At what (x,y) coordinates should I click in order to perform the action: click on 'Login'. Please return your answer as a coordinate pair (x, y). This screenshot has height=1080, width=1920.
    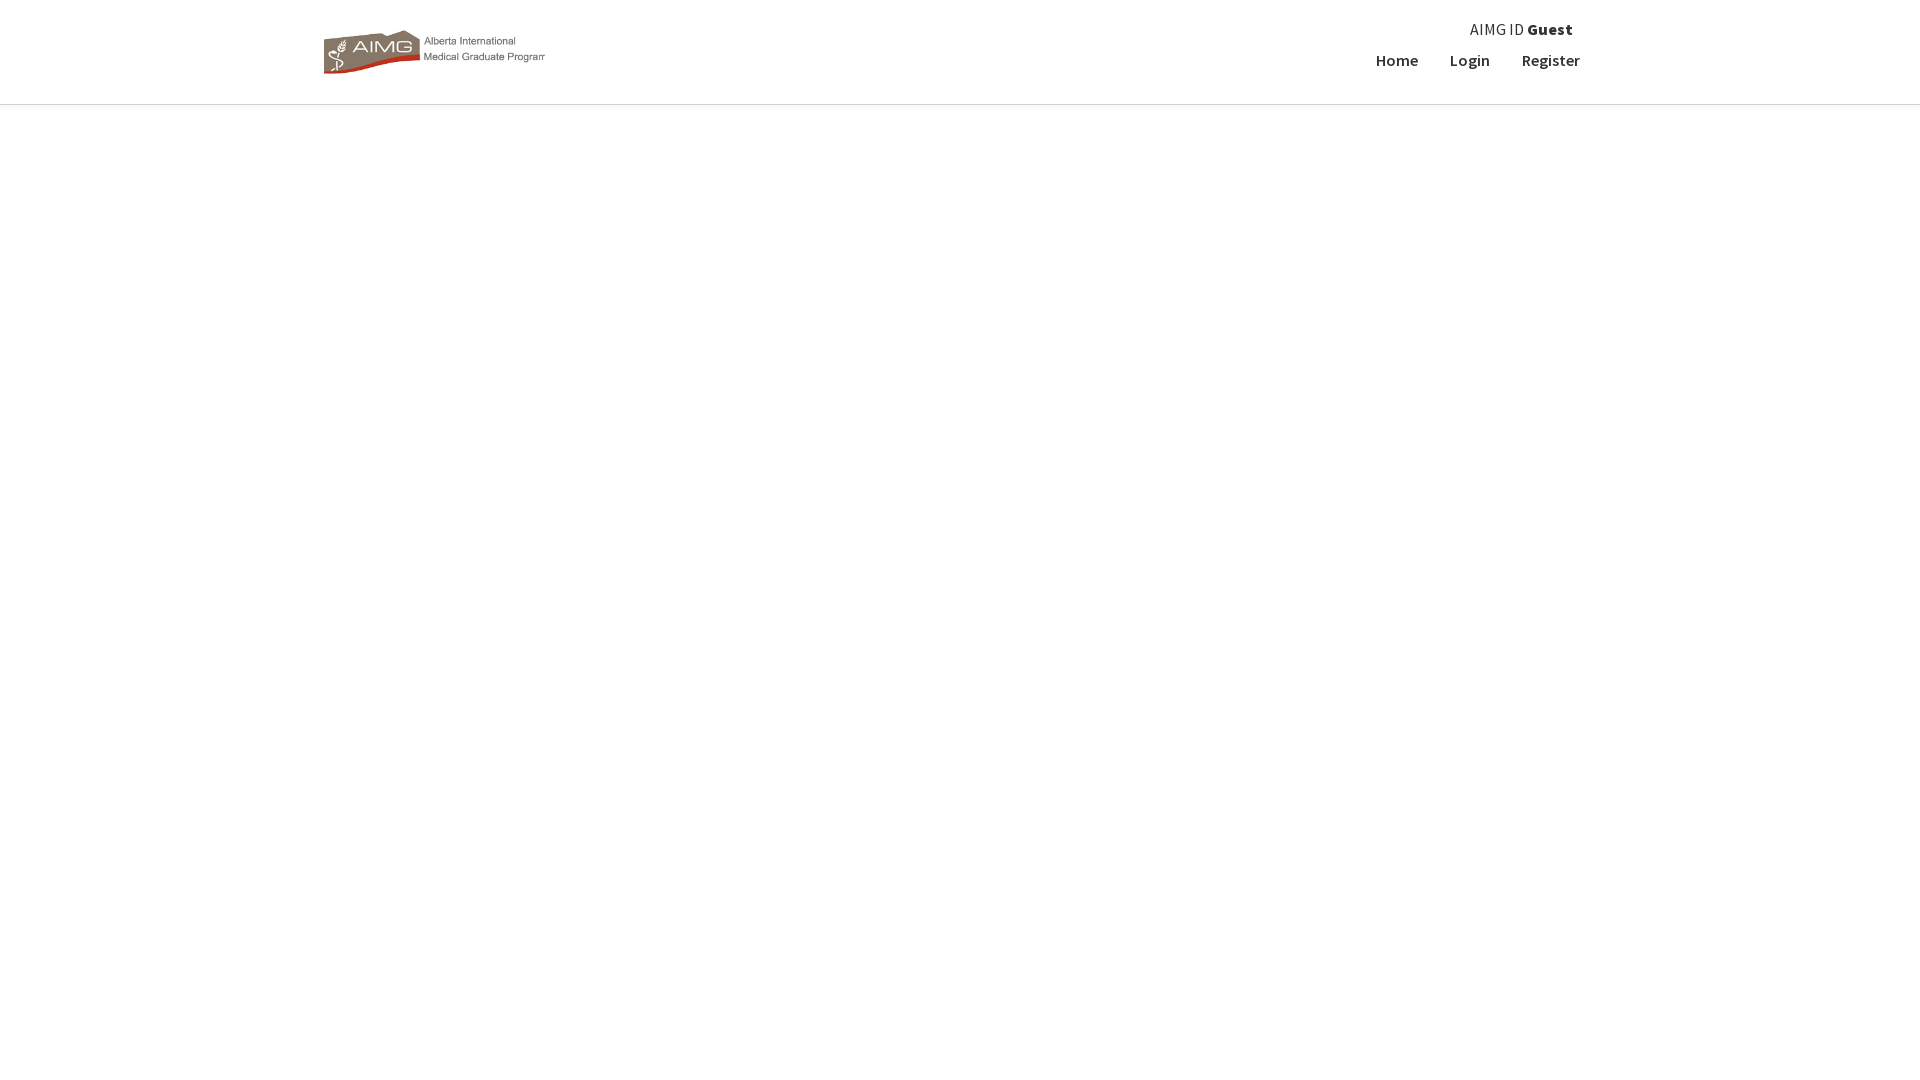
    Looking at the image, I should click on (1433, 59).